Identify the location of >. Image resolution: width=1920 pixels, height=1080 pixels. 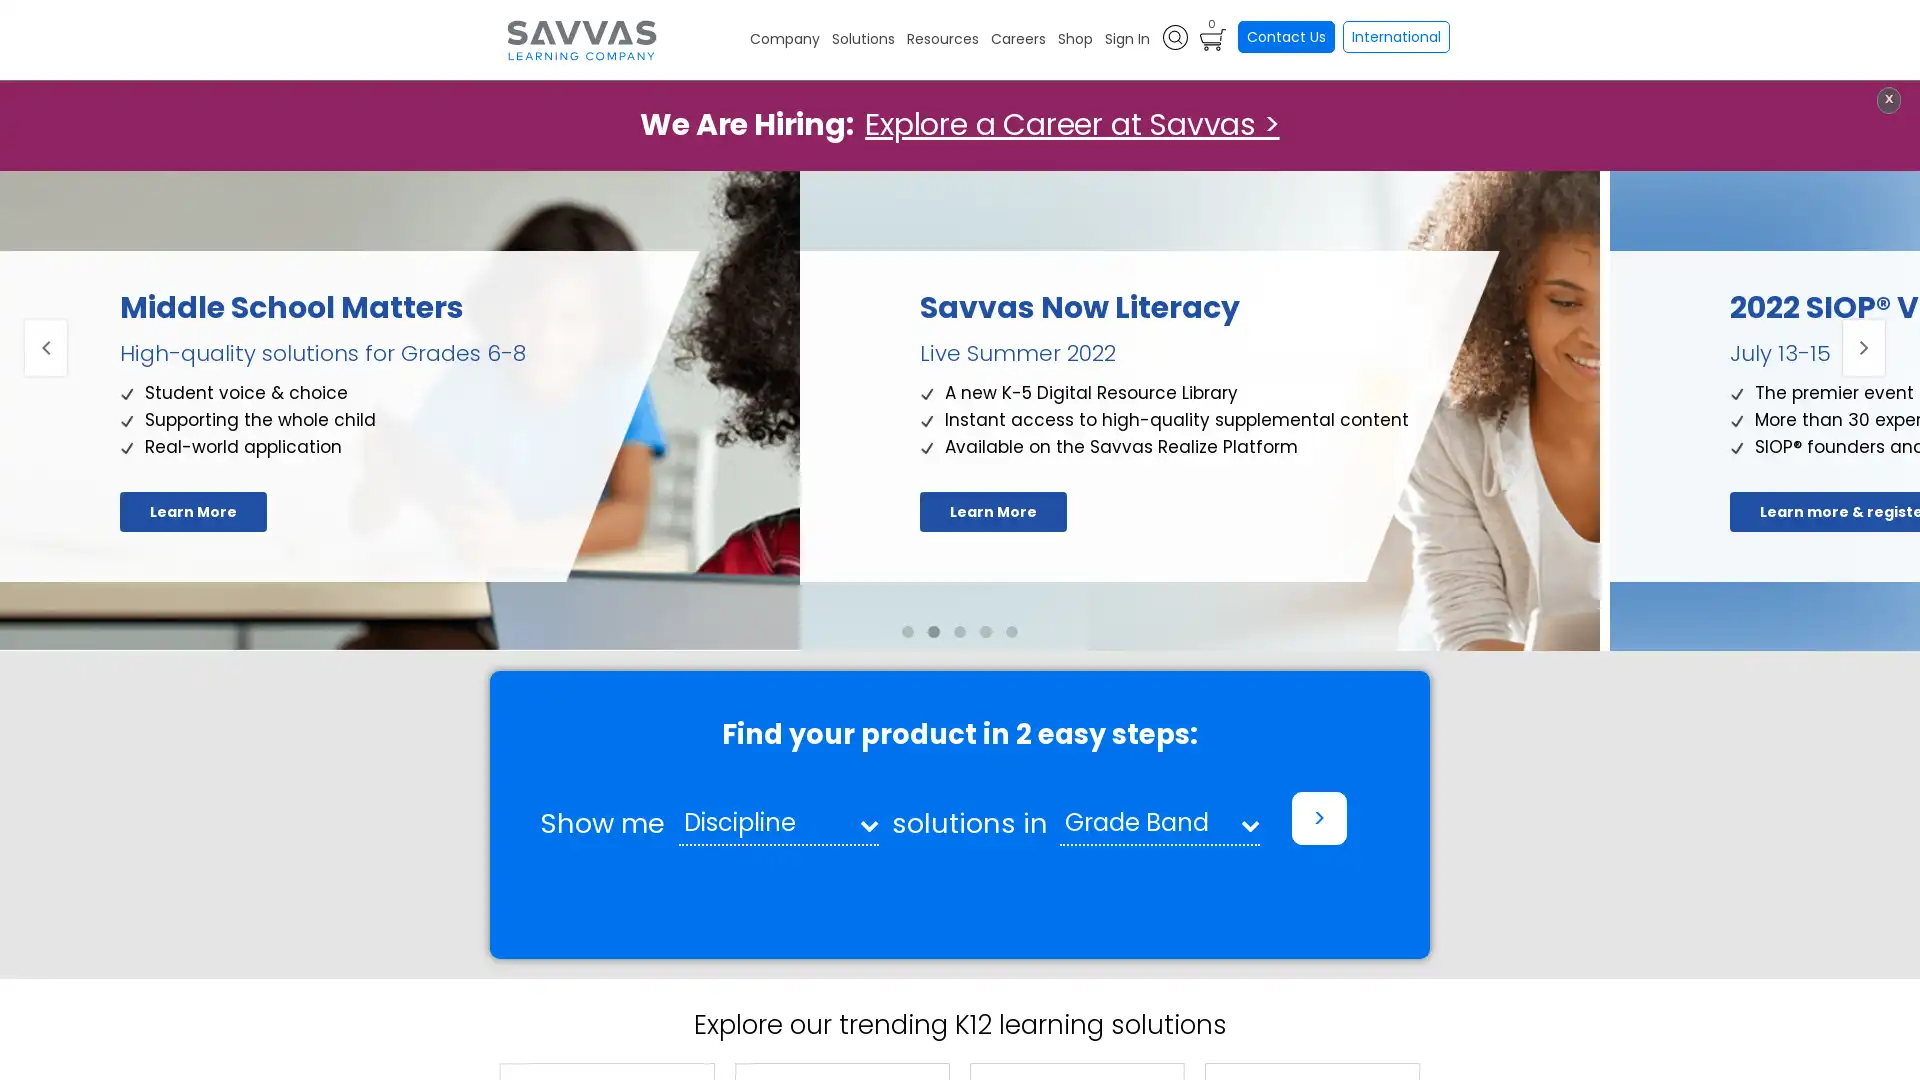
(1319, 818).